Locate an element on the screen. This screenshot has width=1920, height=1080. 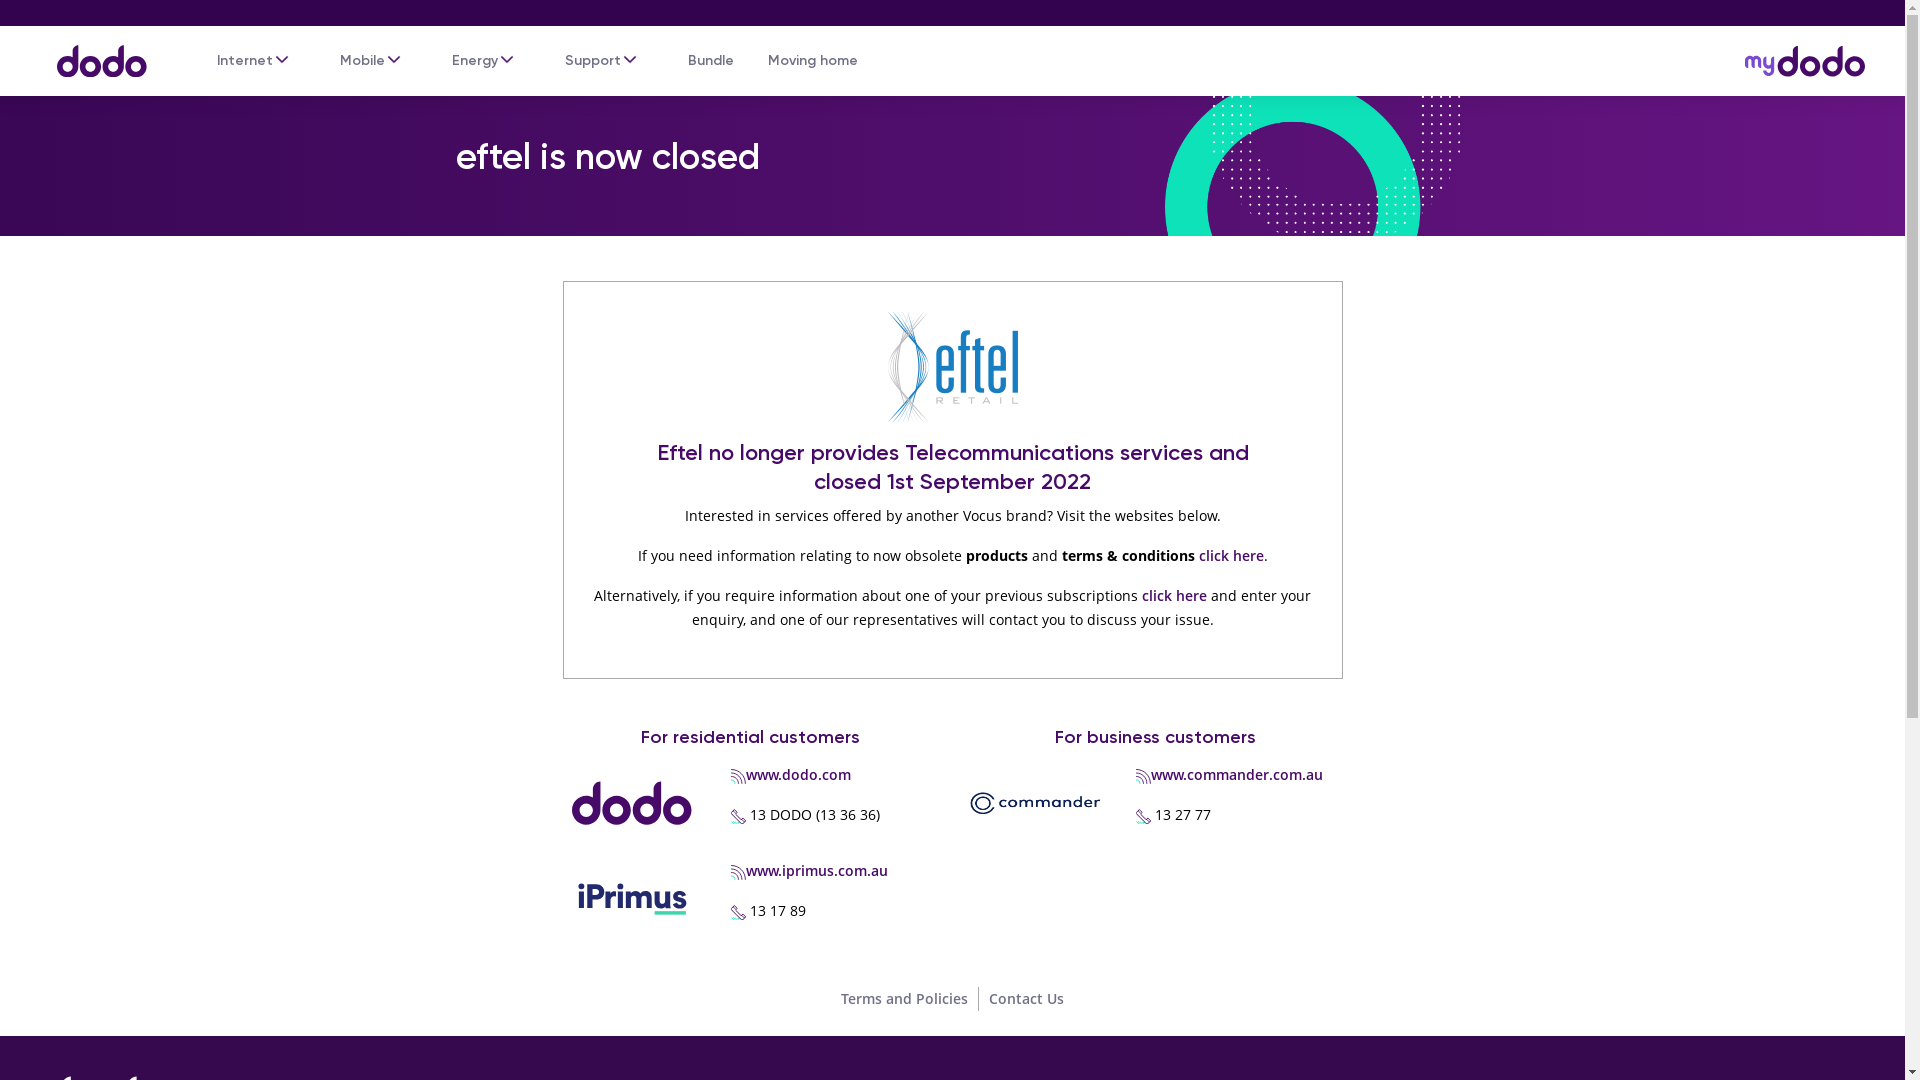
'click here' is located at coordinates (1174, 594).